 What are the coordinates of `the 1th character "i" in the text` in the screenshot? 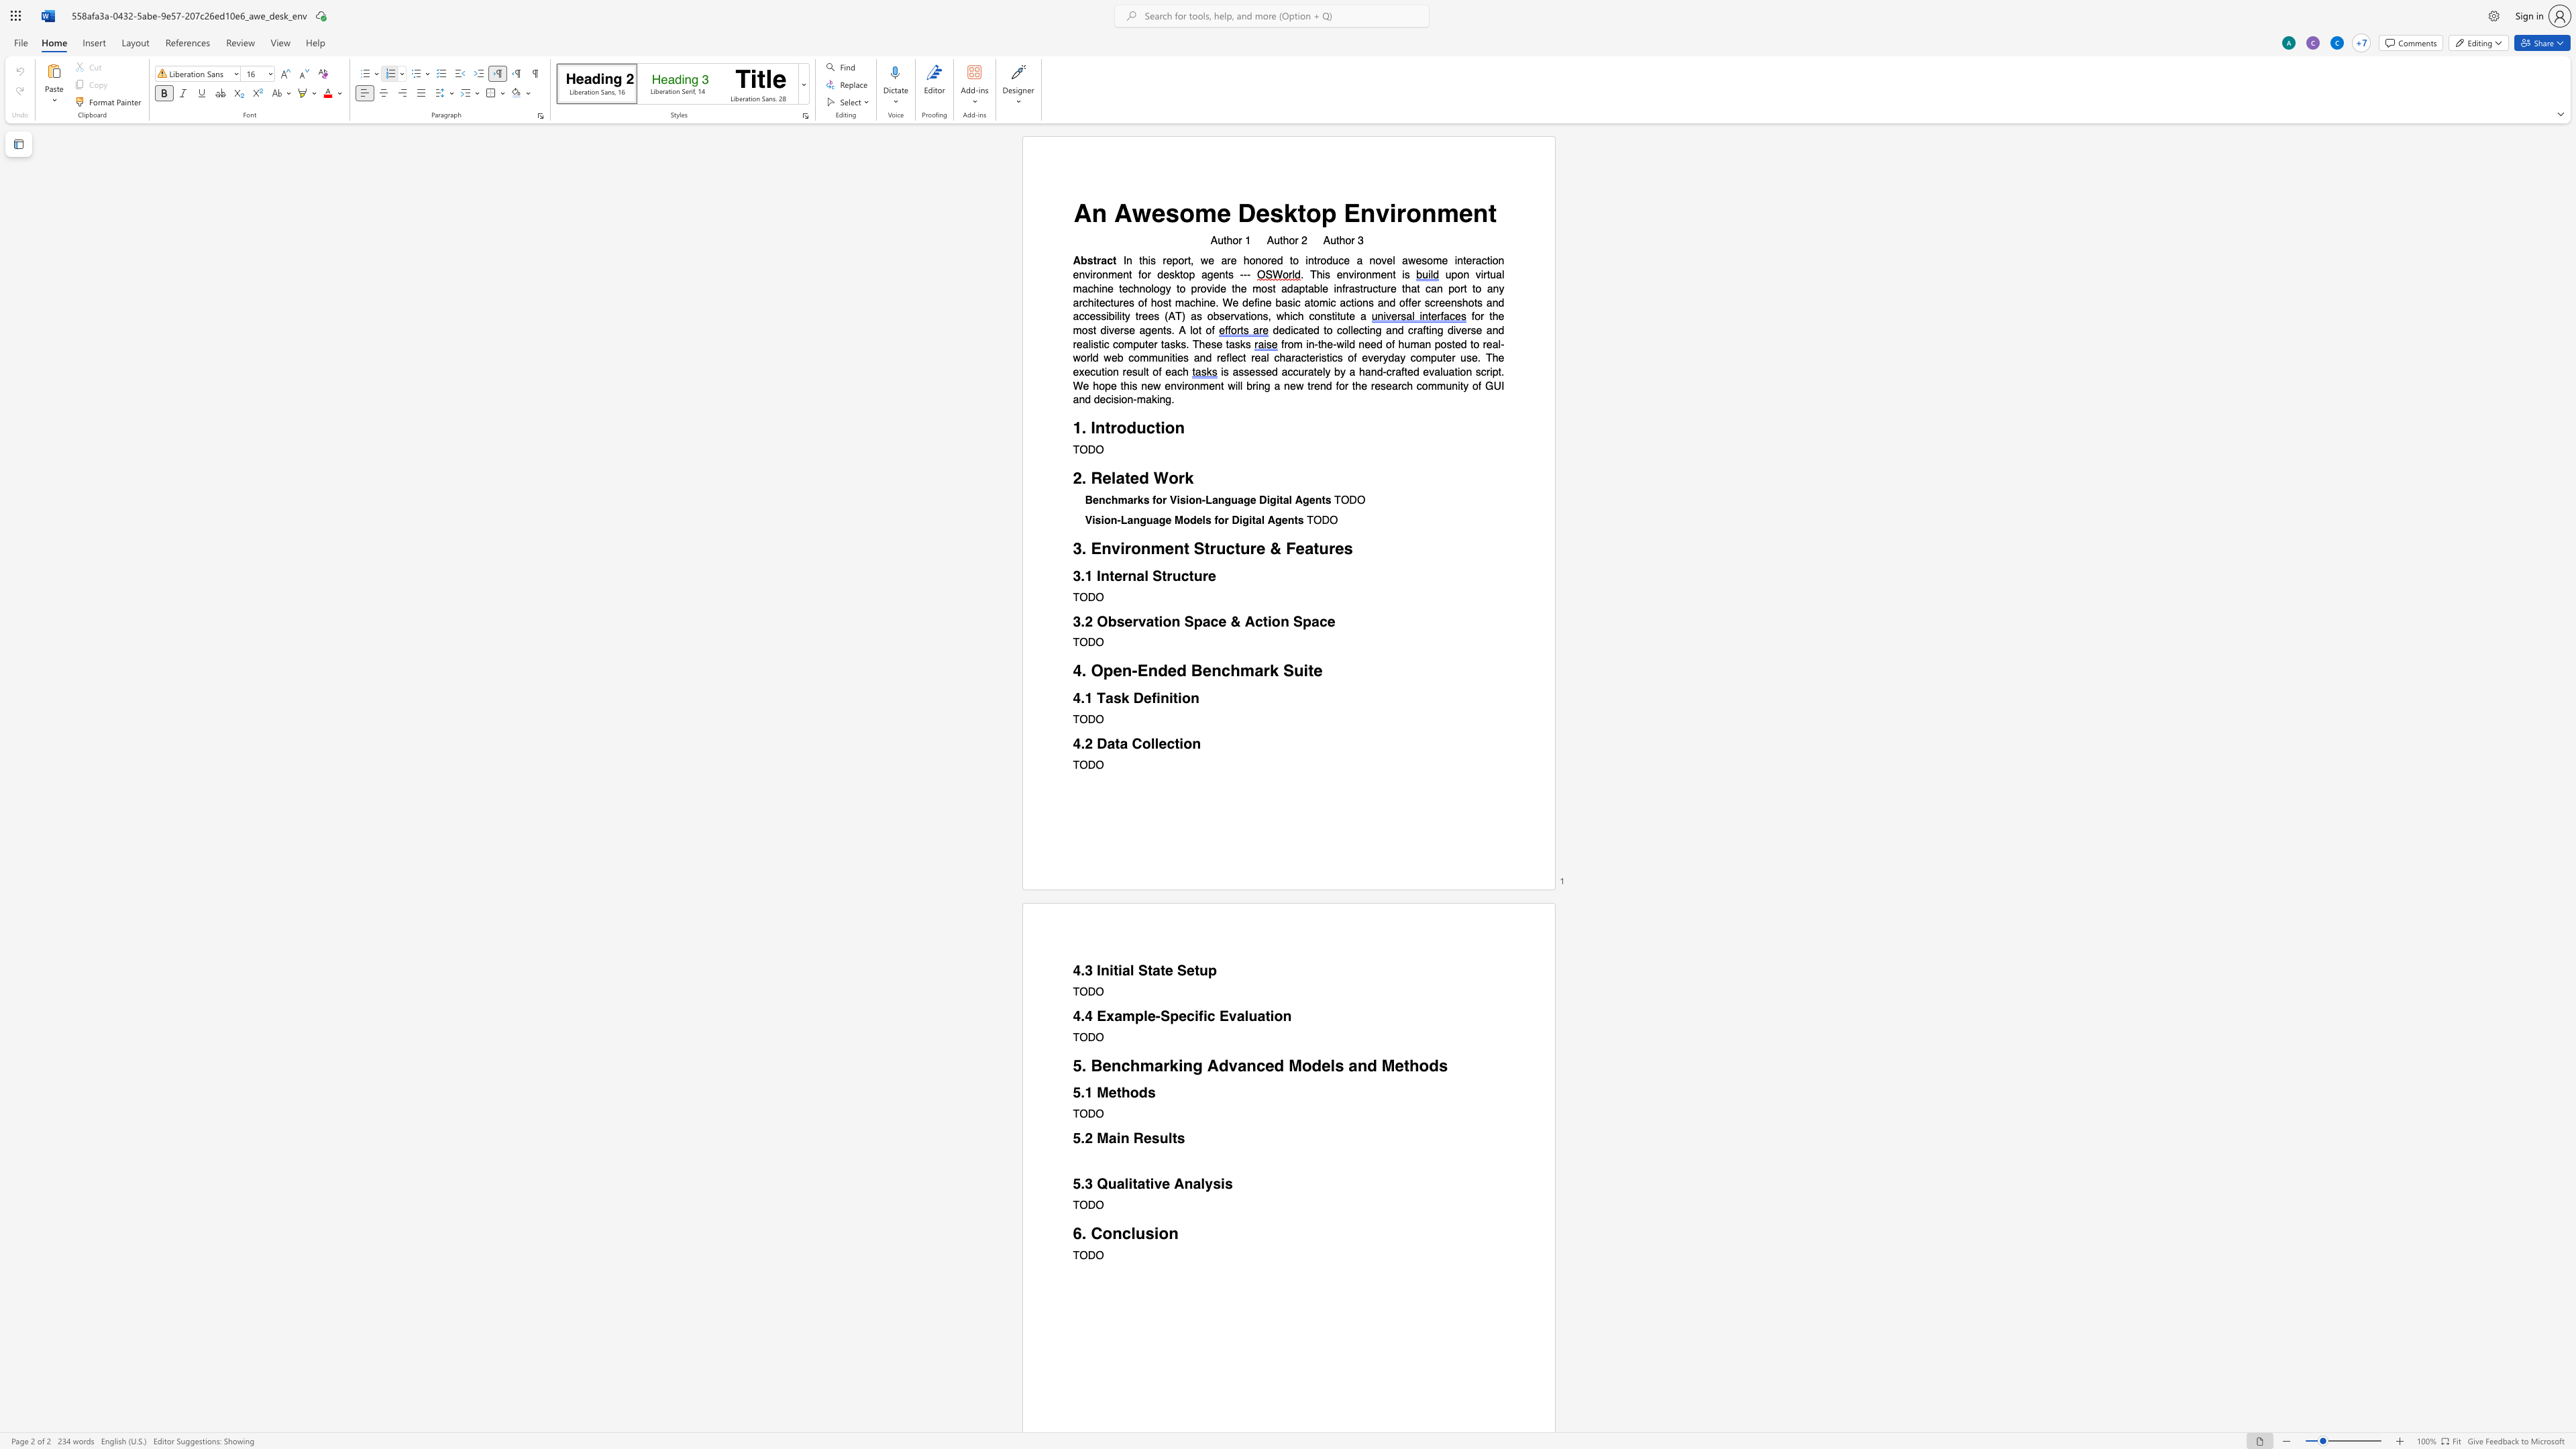 It's located at (1196, 1016).